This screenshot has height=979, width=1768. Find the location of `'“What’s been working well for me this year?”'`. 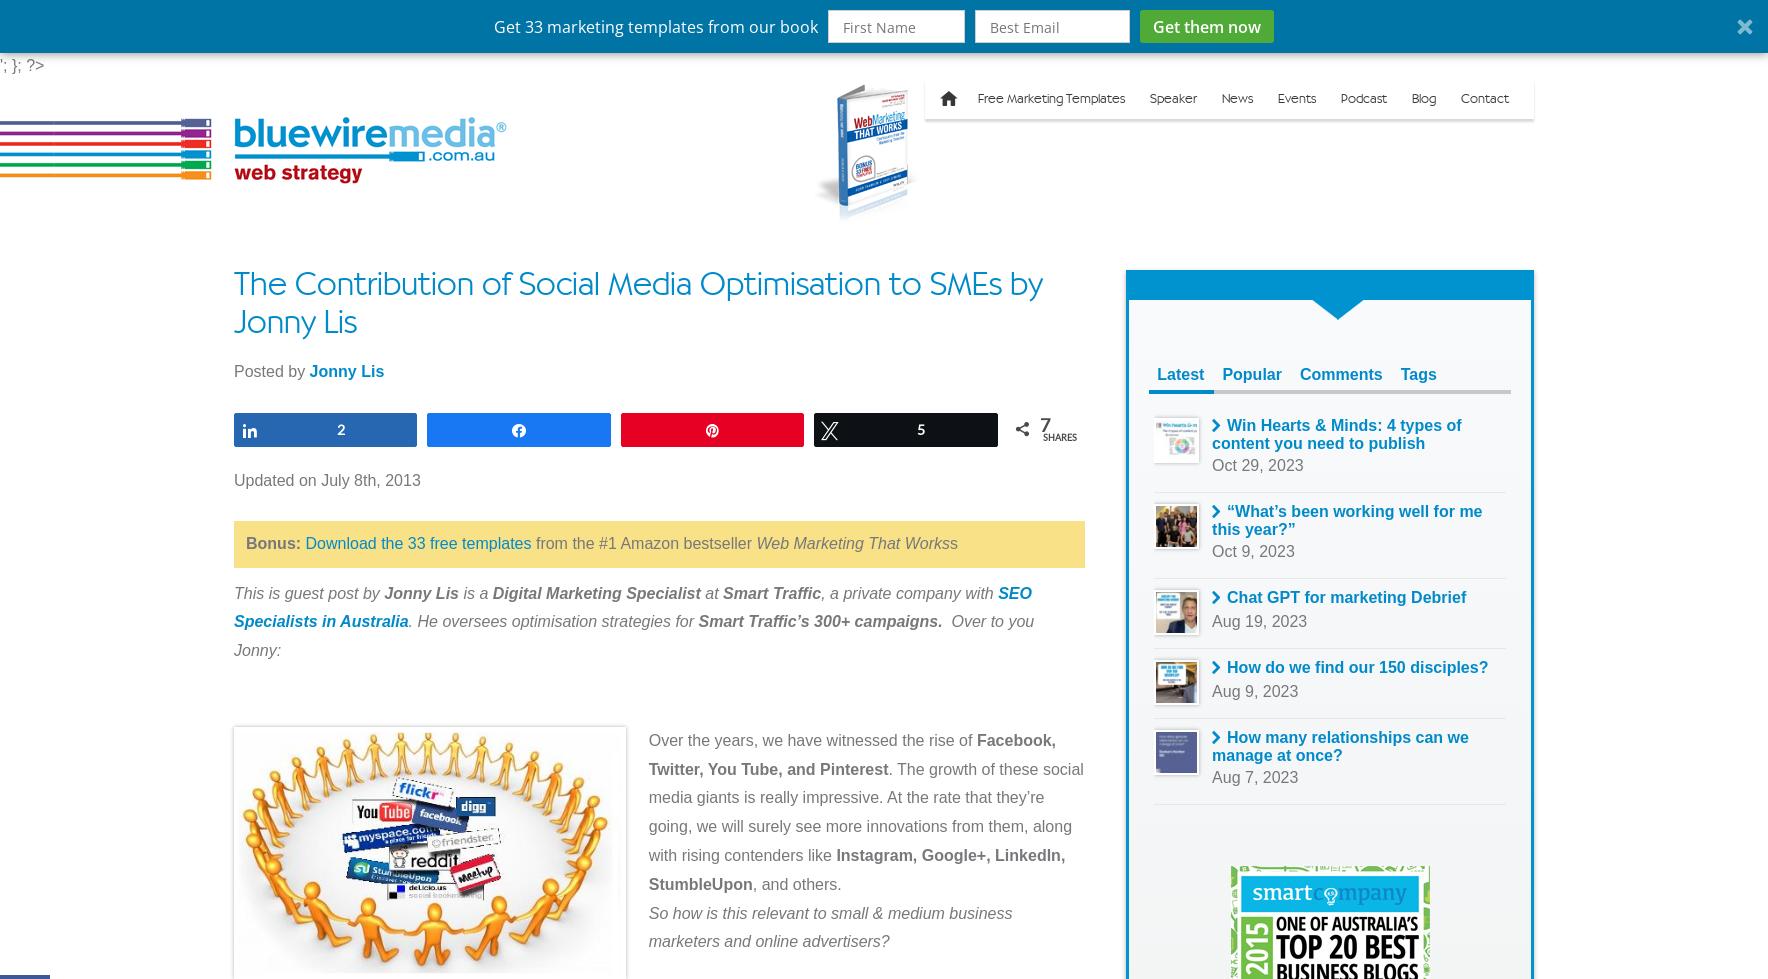

'“What’s been working well for me this year?”' is located at coordinates (1346, 518).